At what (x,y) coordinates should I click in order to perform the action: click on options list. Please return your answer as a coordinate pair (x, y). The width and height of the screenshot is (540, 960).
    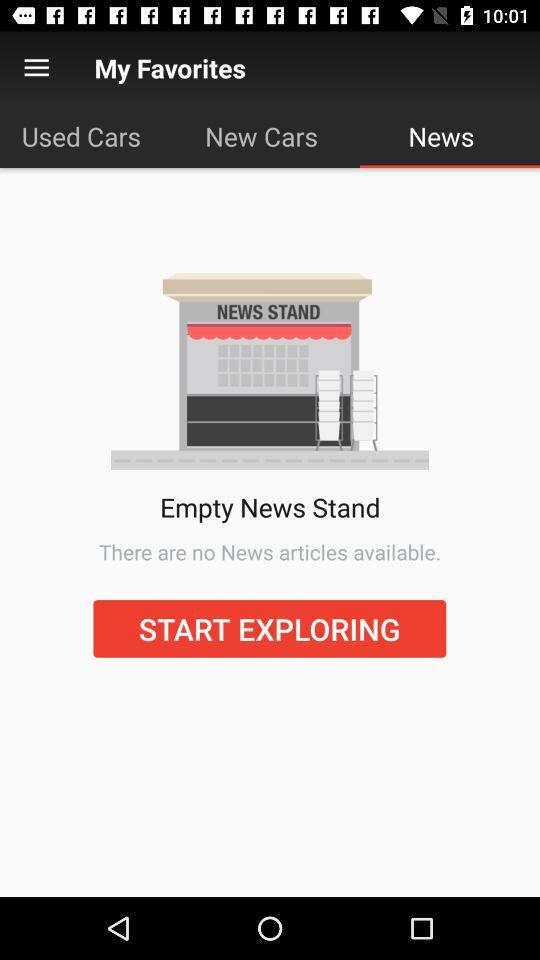
    Looking at the image, I should click on (36, 68).